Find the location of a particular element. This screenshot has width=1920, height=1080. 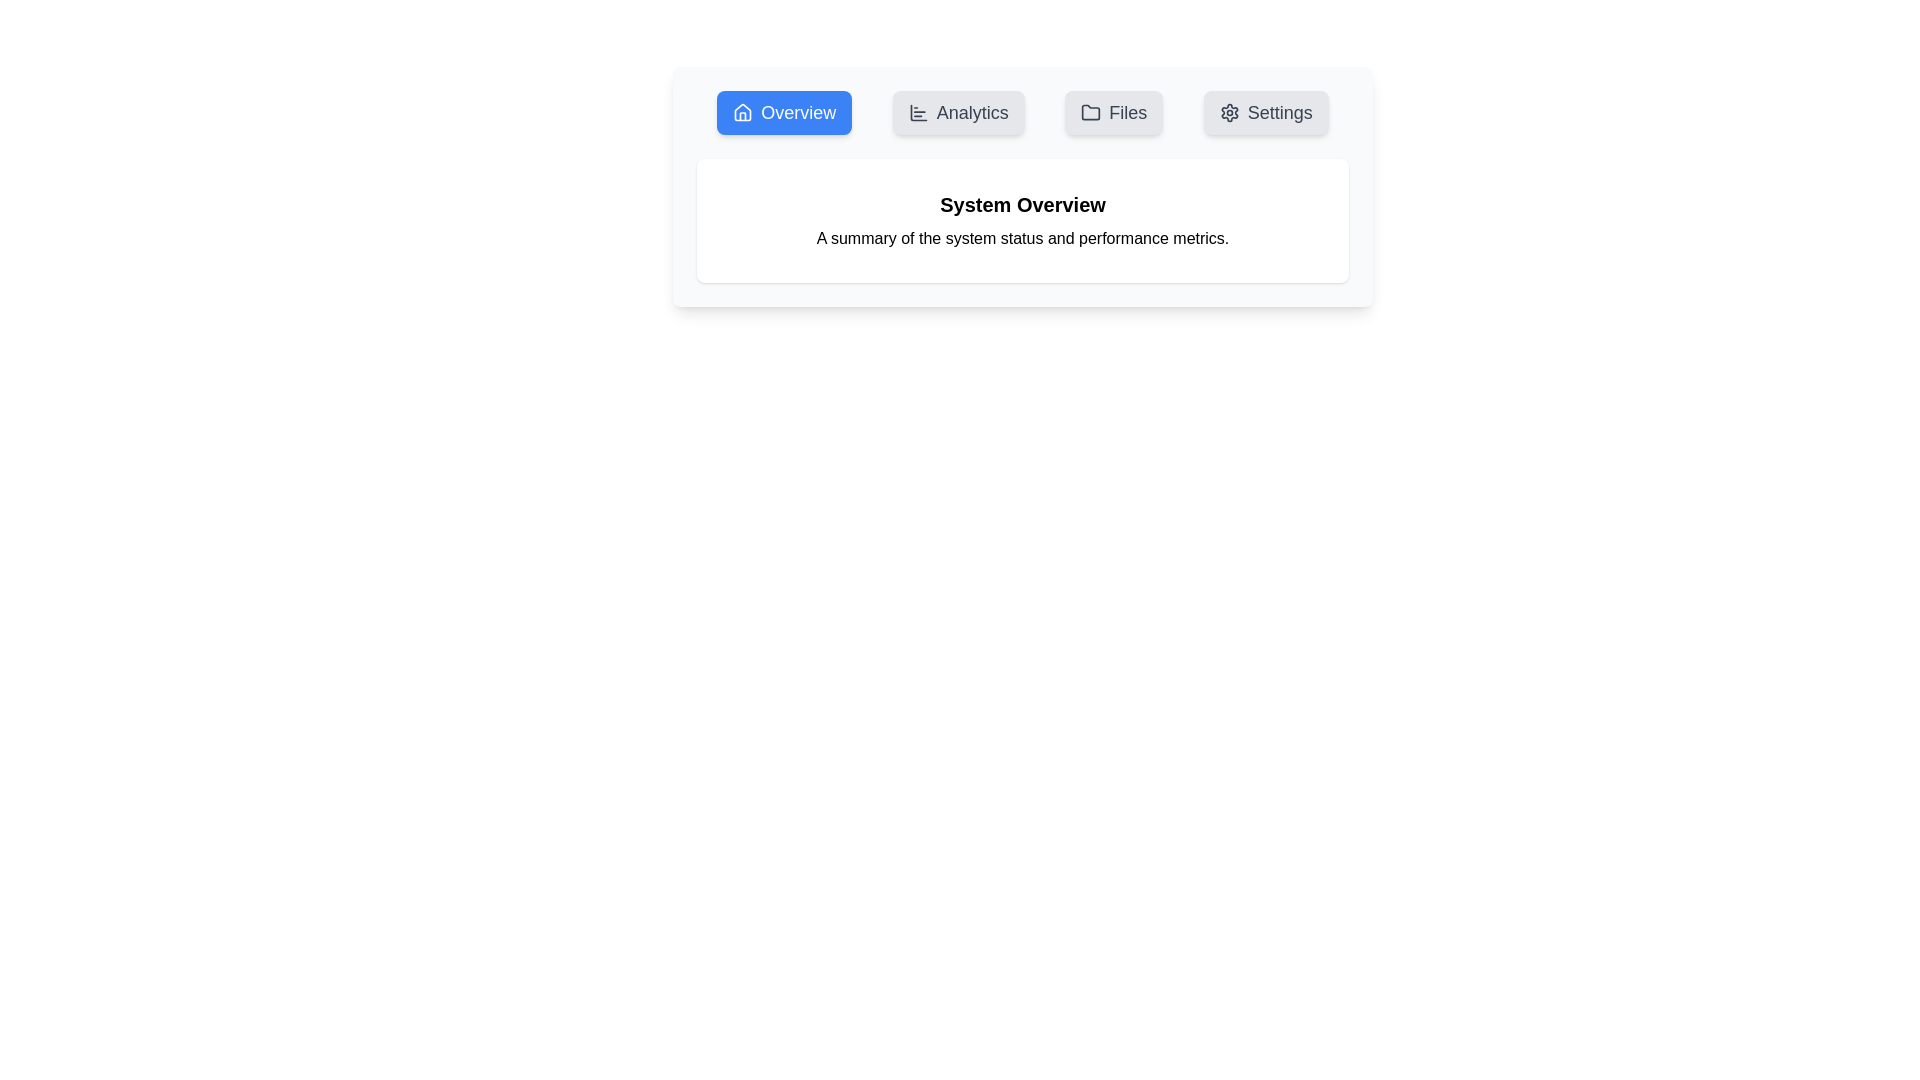

the navigation button located at the far left of the horizontal row is located at coordinates (783, 112).